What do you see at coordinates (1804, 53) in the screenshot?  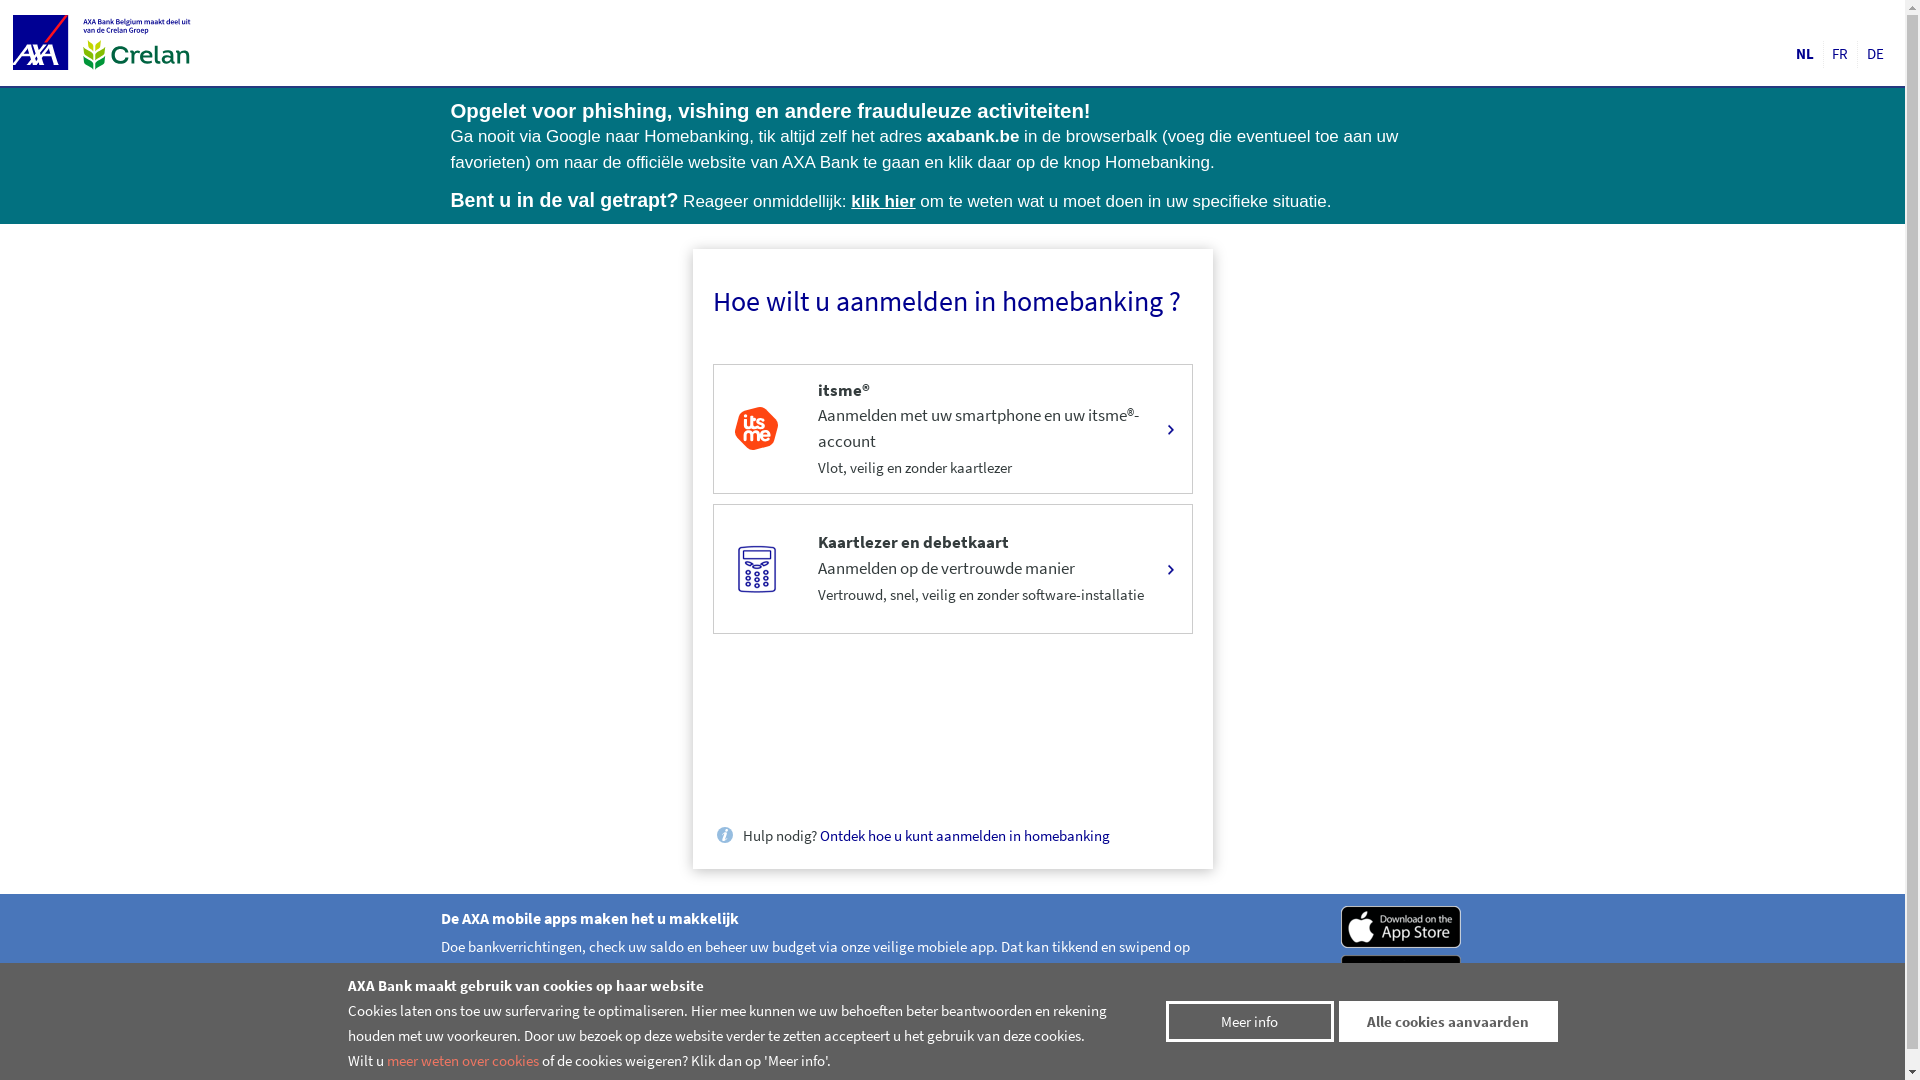 I see `'NL'` at bounding box center [1804, 53].